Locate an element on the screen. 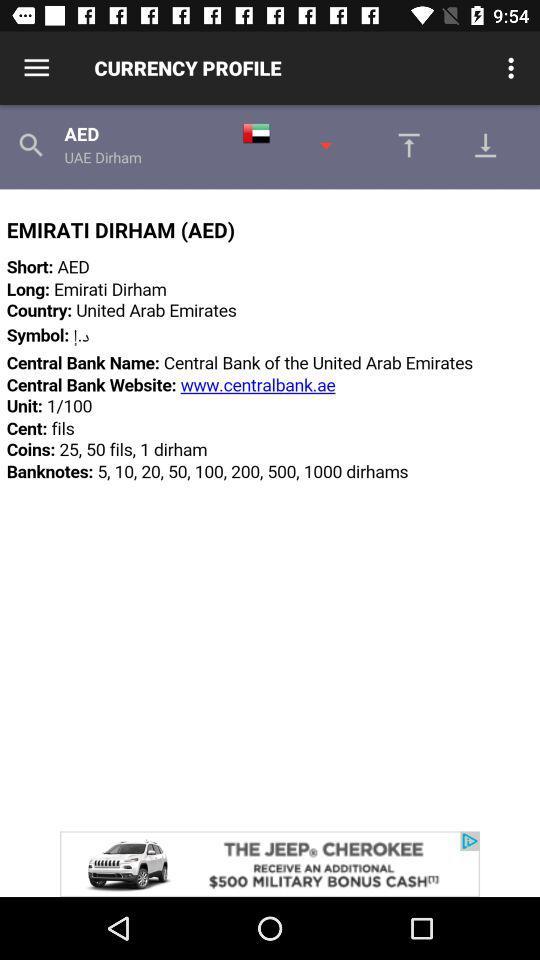  upload is located at coordinates (403, 144).